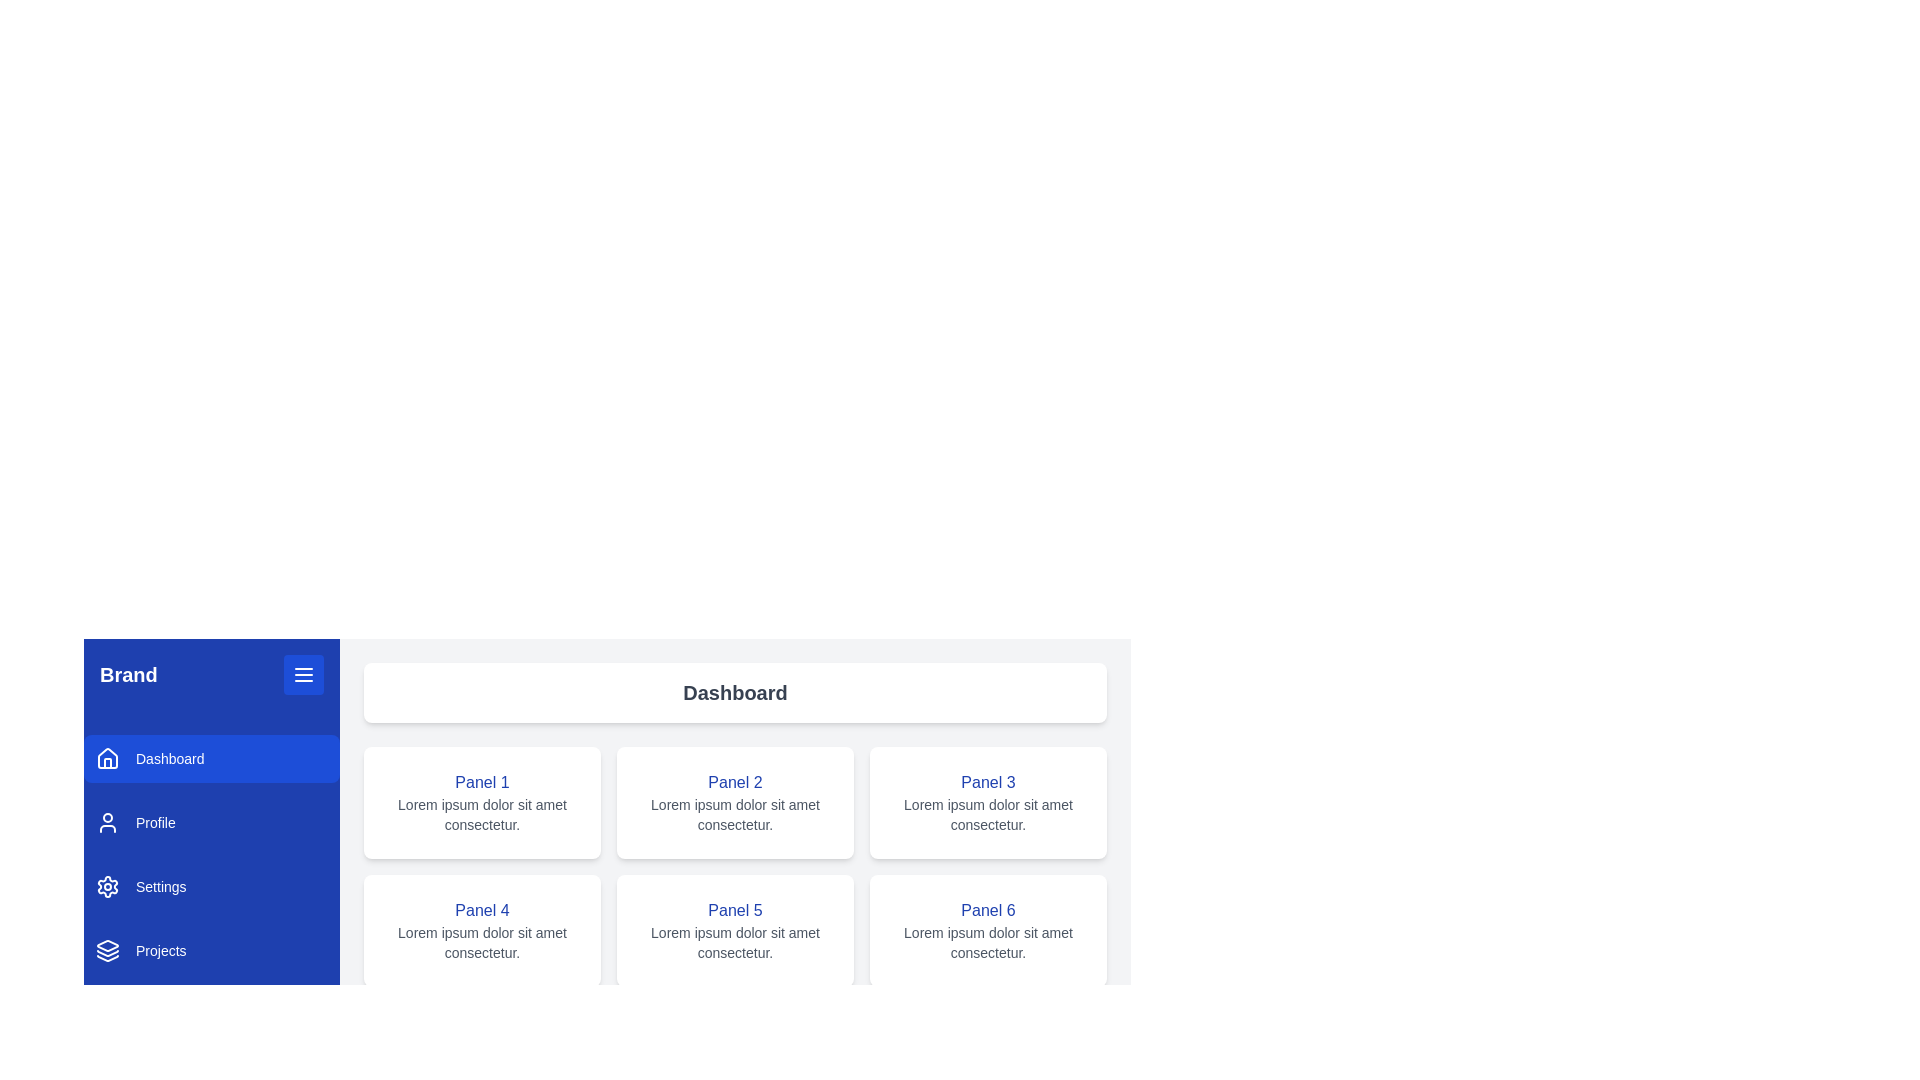 Image resolution: width=1920 pixels, height=1080 pixels. Describe the element at coordinates (988, 930) in the screenshot. I see `the rectangular panel with a white background and blue header labeled 'Panel 6' located in the bottom-right corner of the grid layout` at that location.